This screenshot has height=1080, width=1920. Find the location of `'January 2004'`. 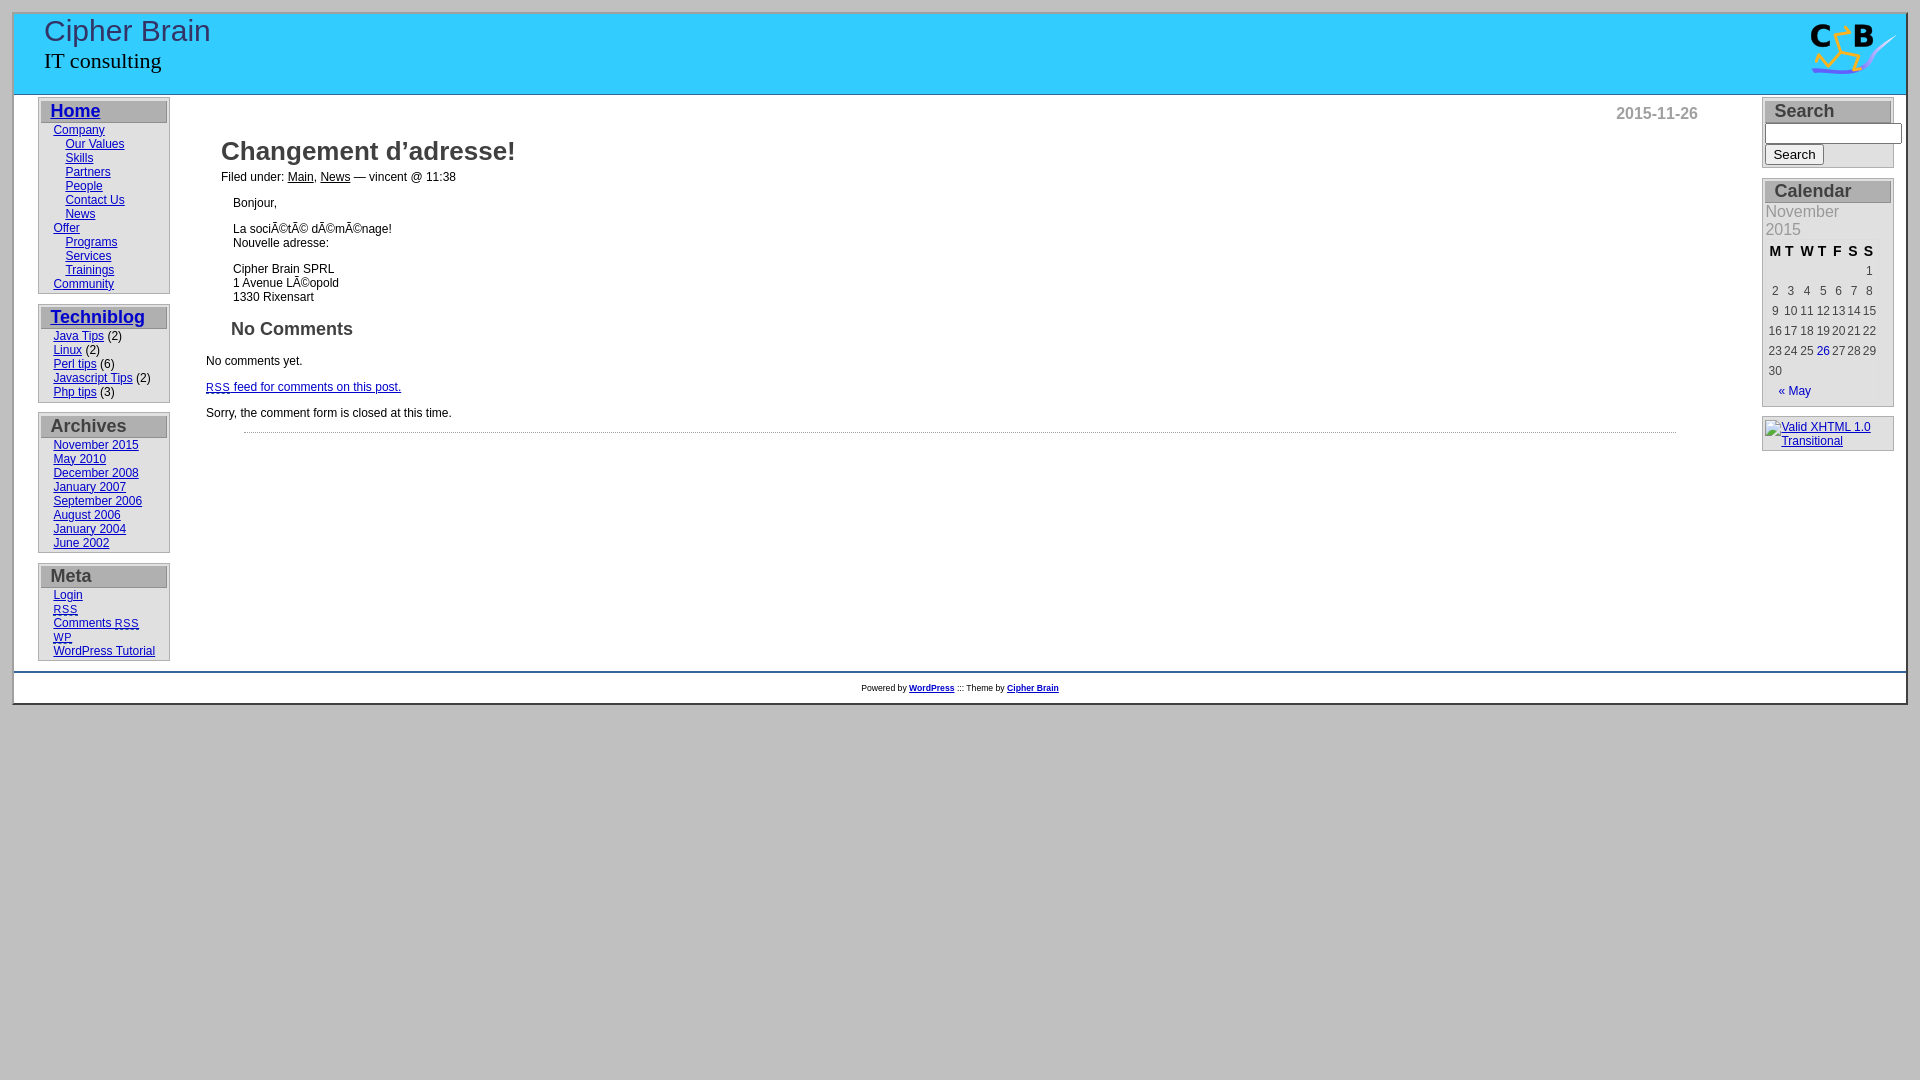

'January 2004' is located at coordinates (88, 527).